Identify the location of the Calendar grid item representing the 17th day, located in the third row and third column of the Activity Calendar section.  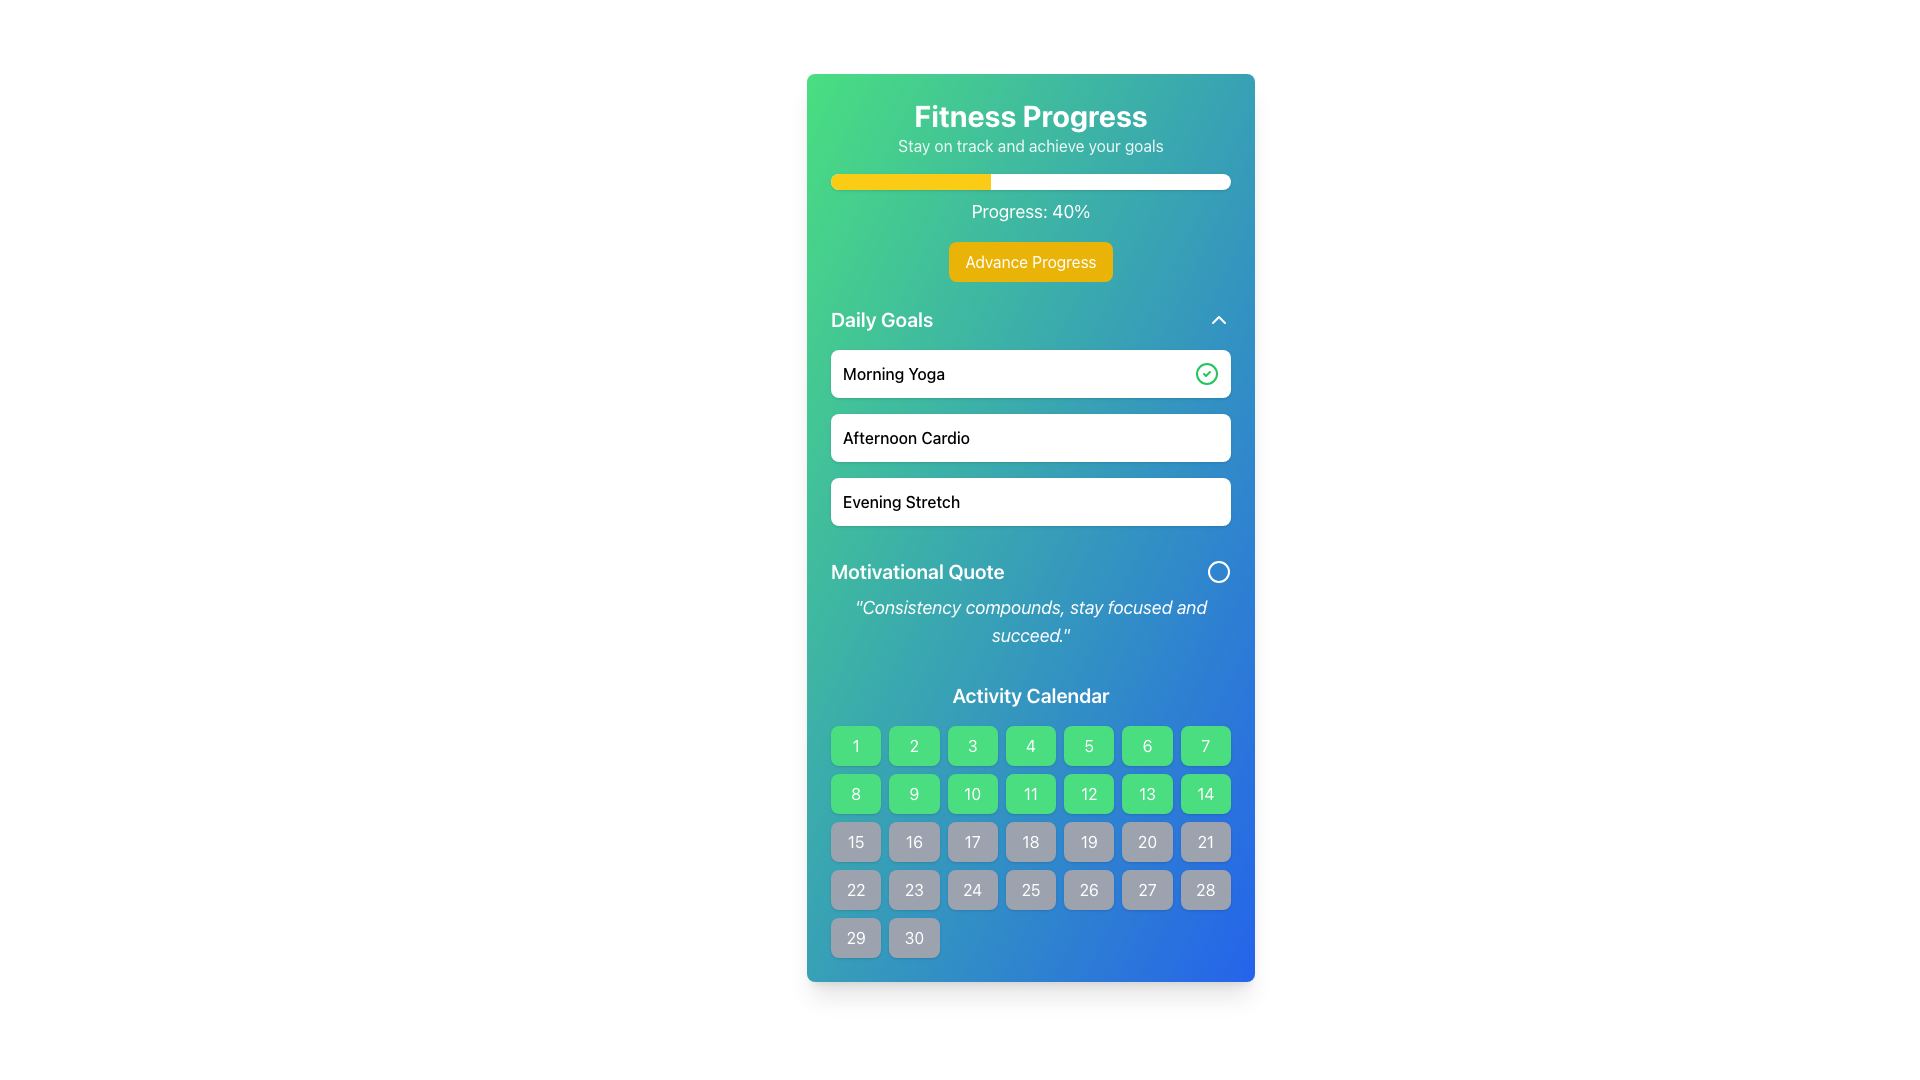
(972, 841).